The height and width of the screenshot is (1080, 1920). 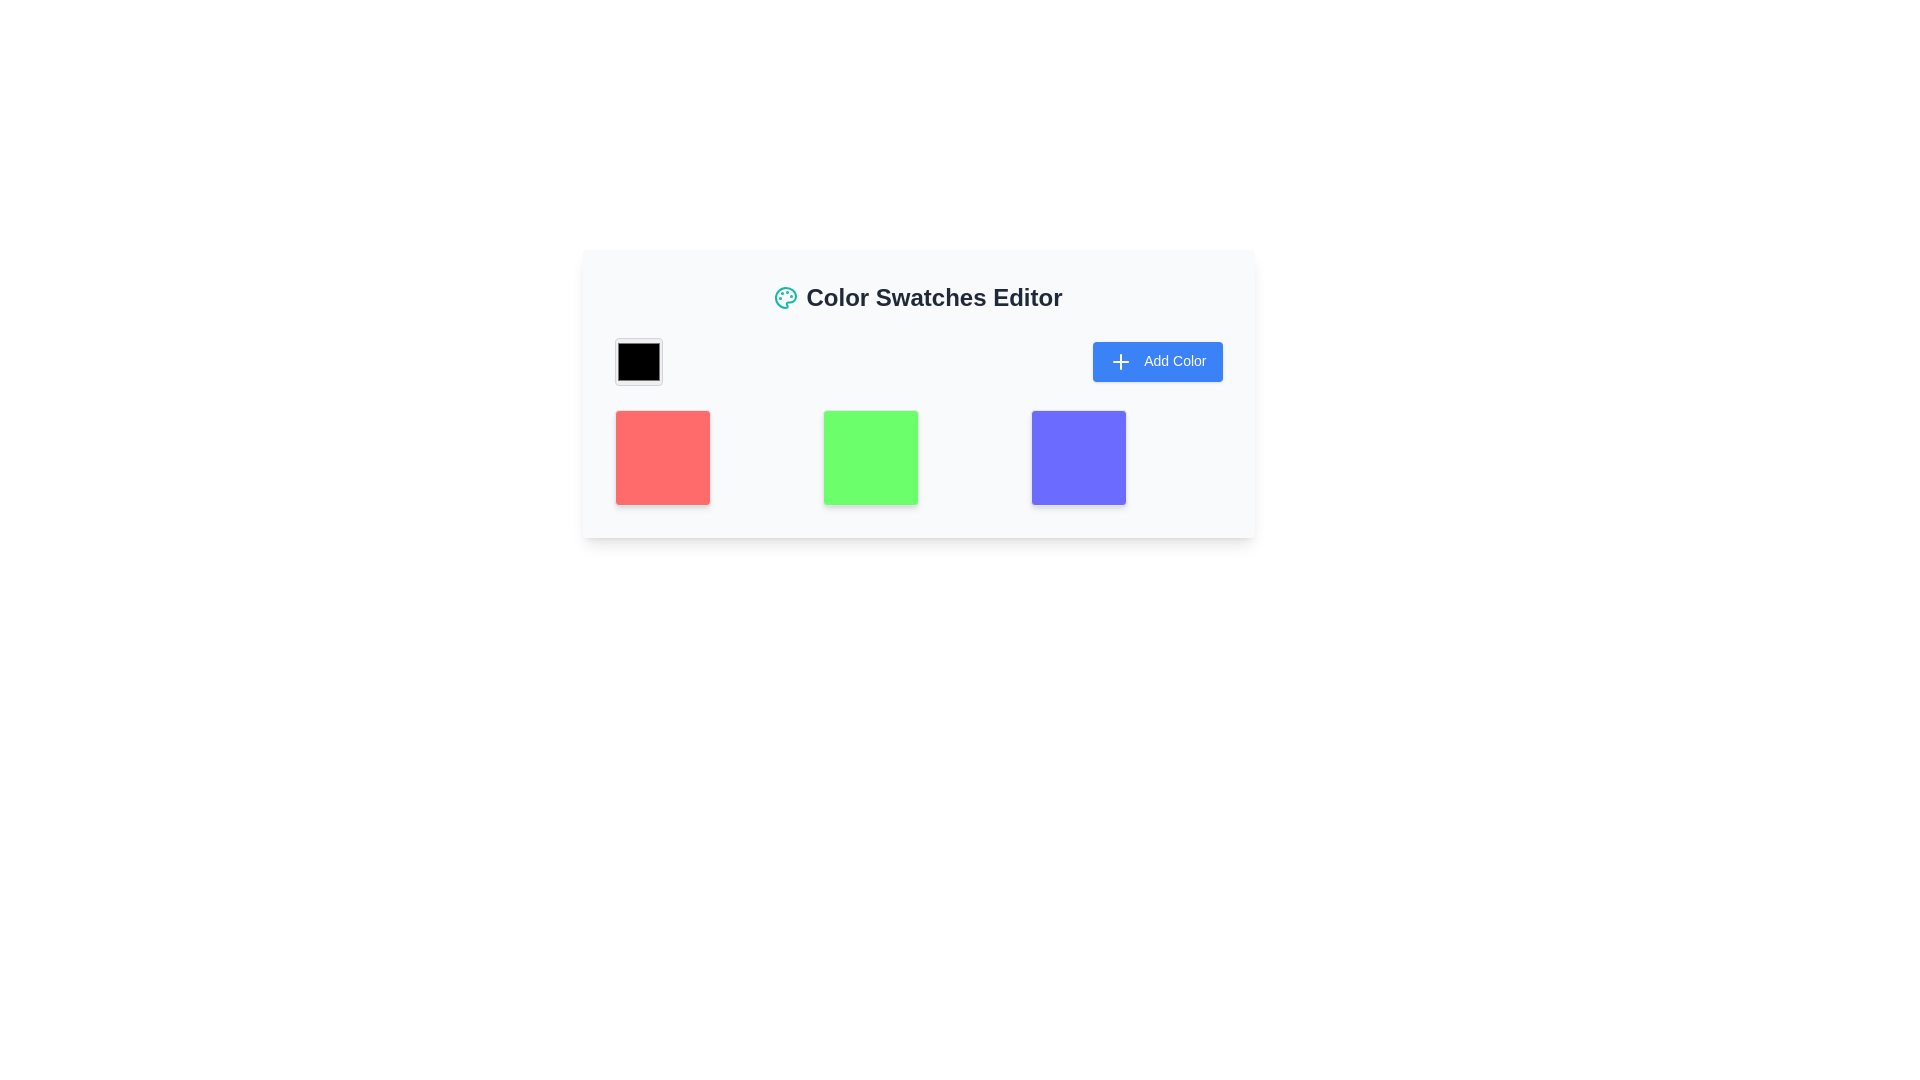 I want to click on the delete button icon with a red background located at the top-right corner of the color swatch, so click(x=785, y=428).